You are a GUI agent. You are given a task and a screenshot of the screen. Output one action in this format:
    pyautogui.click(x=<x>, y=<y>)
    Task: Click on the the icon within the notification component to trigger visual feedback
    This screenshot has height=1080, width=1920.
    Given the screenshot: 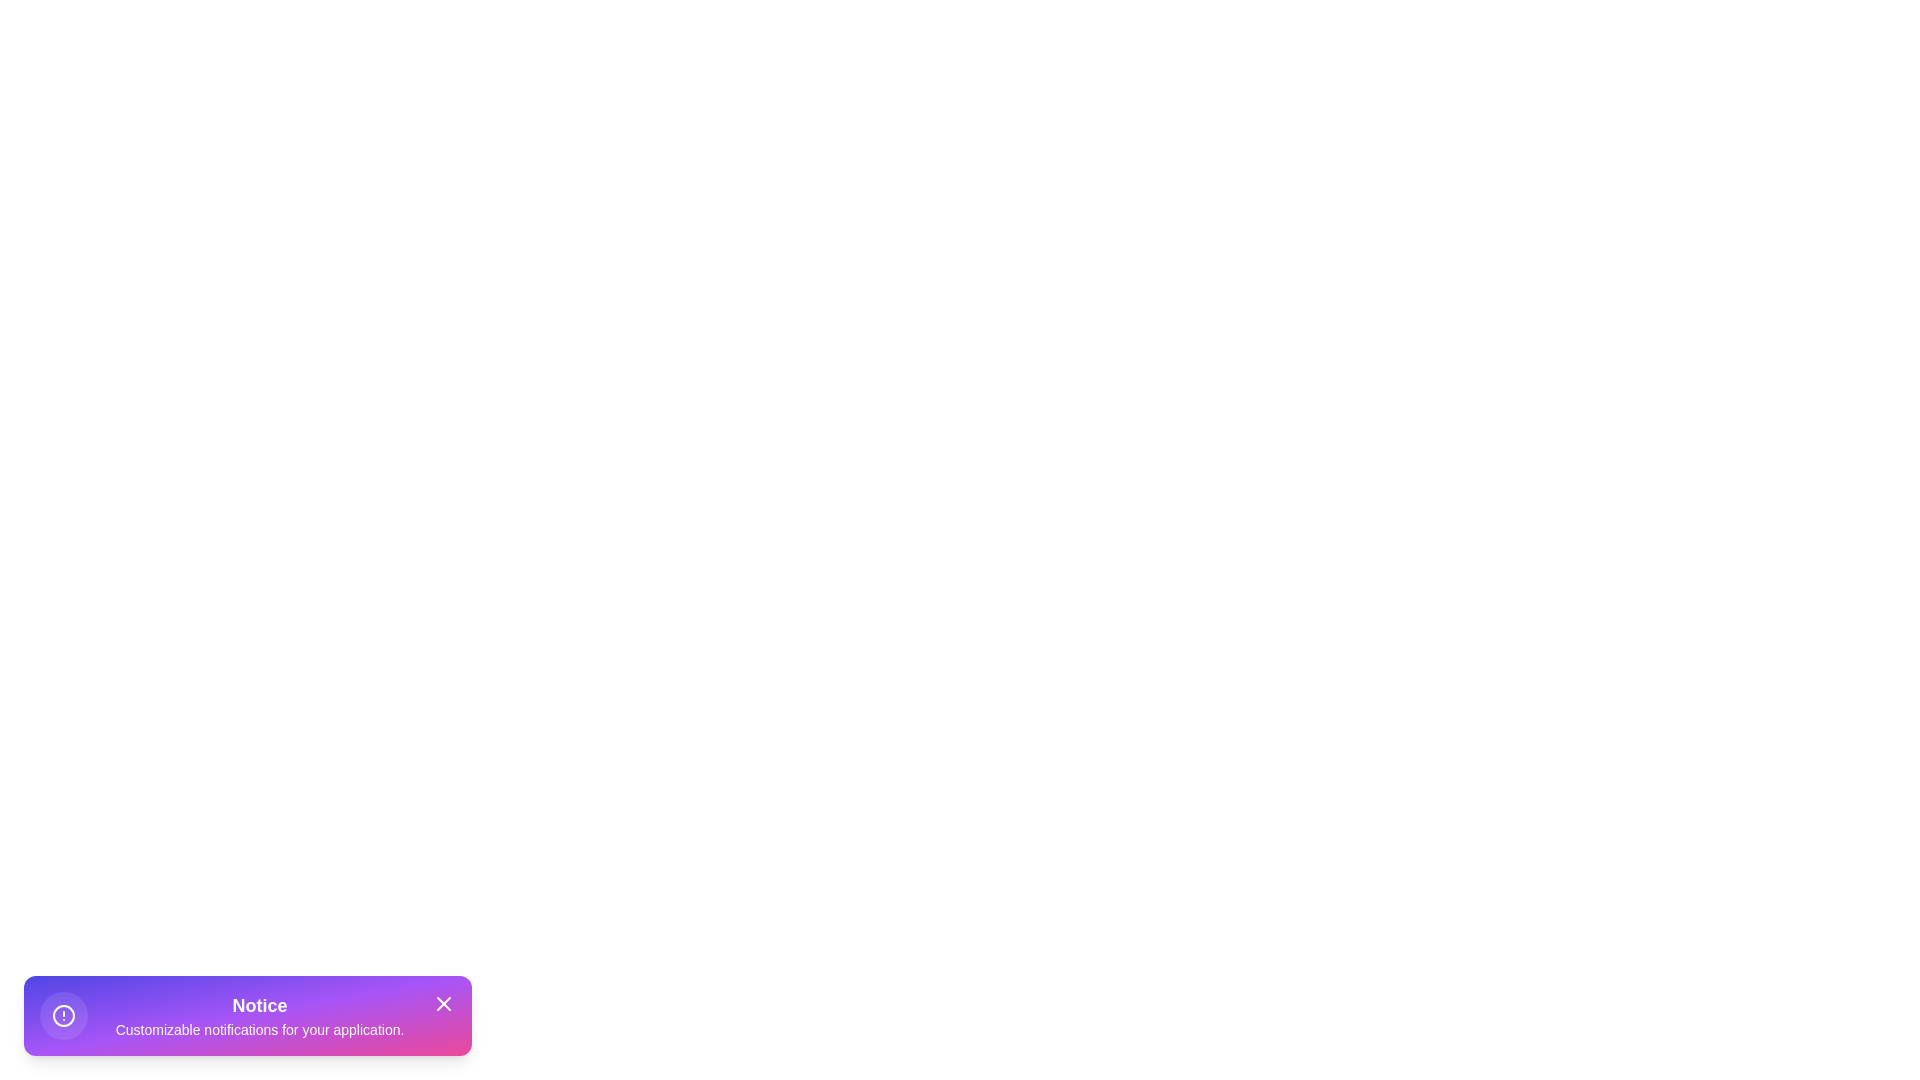 What is the action you would take?
    pyautogui.click(x=63, y=1015)
    